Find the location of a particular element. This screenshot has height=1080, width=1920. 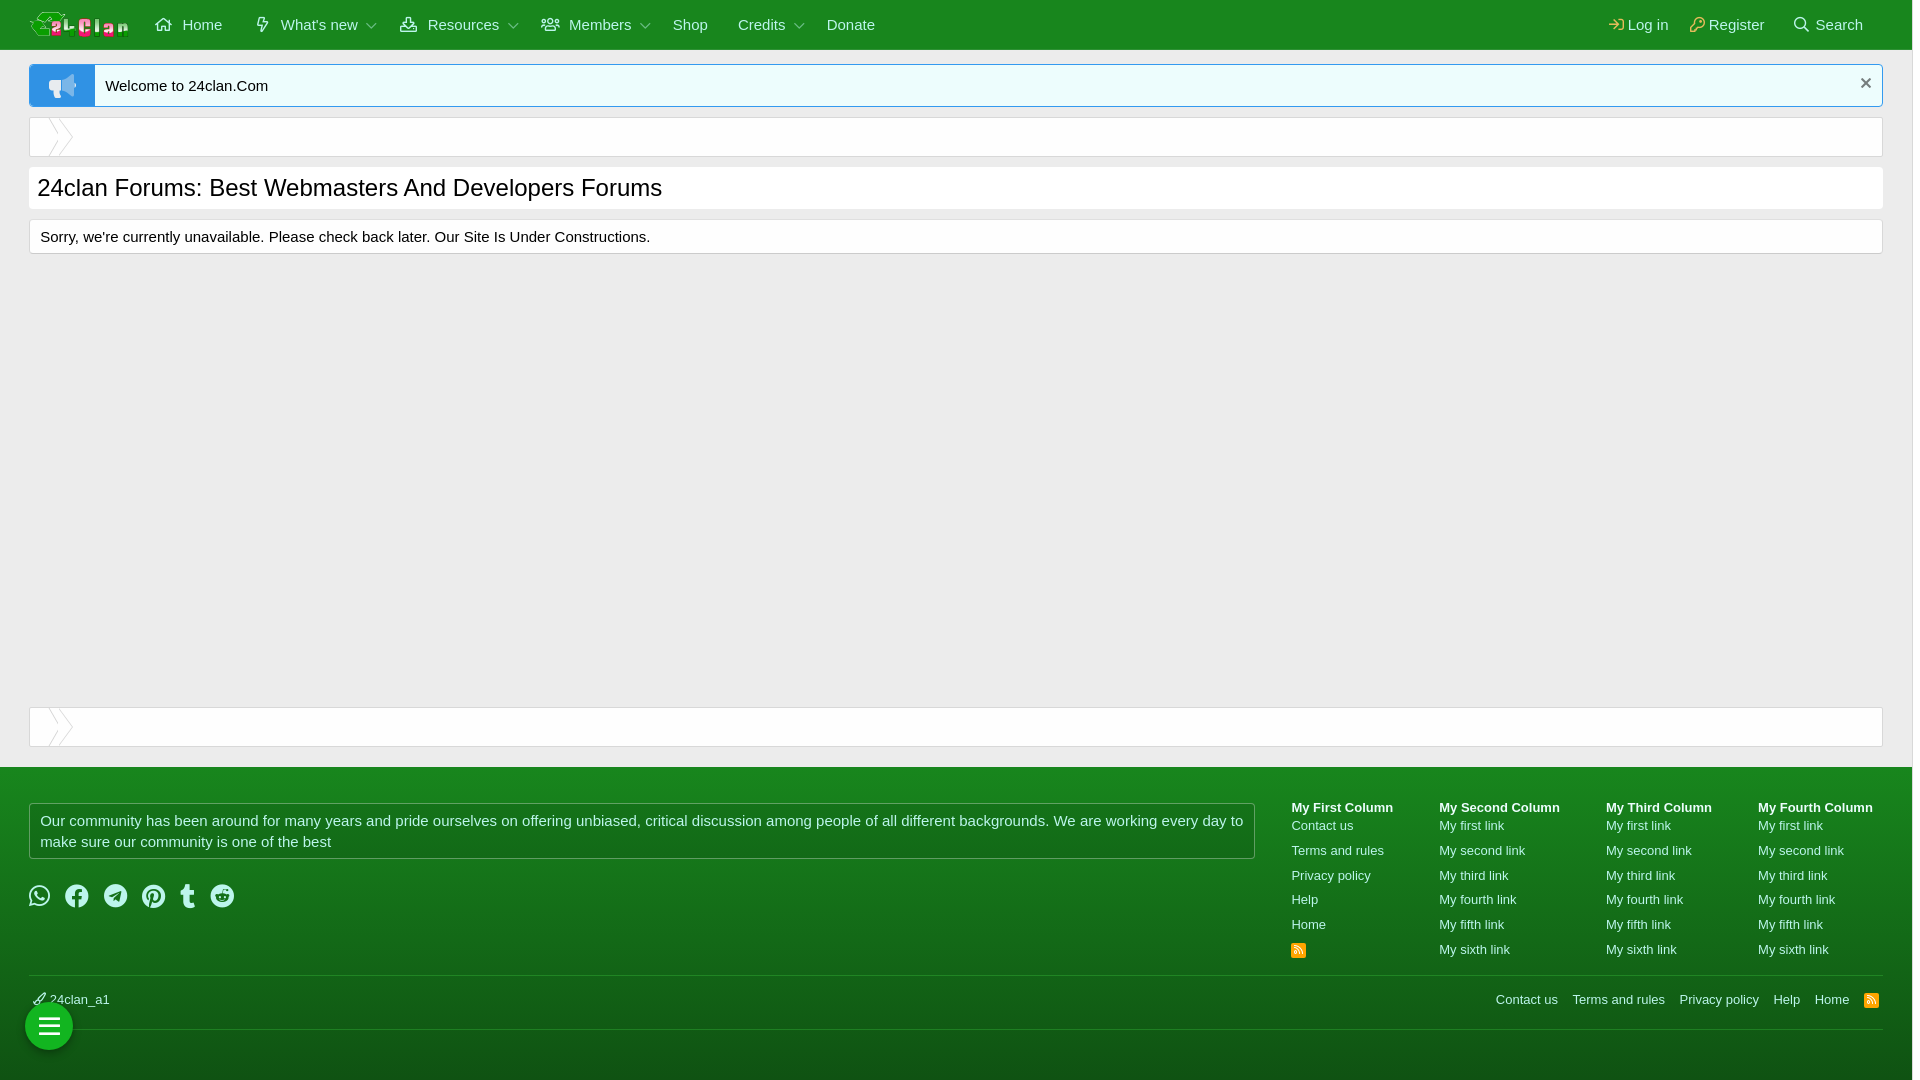

'Credits' is located at coordinates (753, 24).